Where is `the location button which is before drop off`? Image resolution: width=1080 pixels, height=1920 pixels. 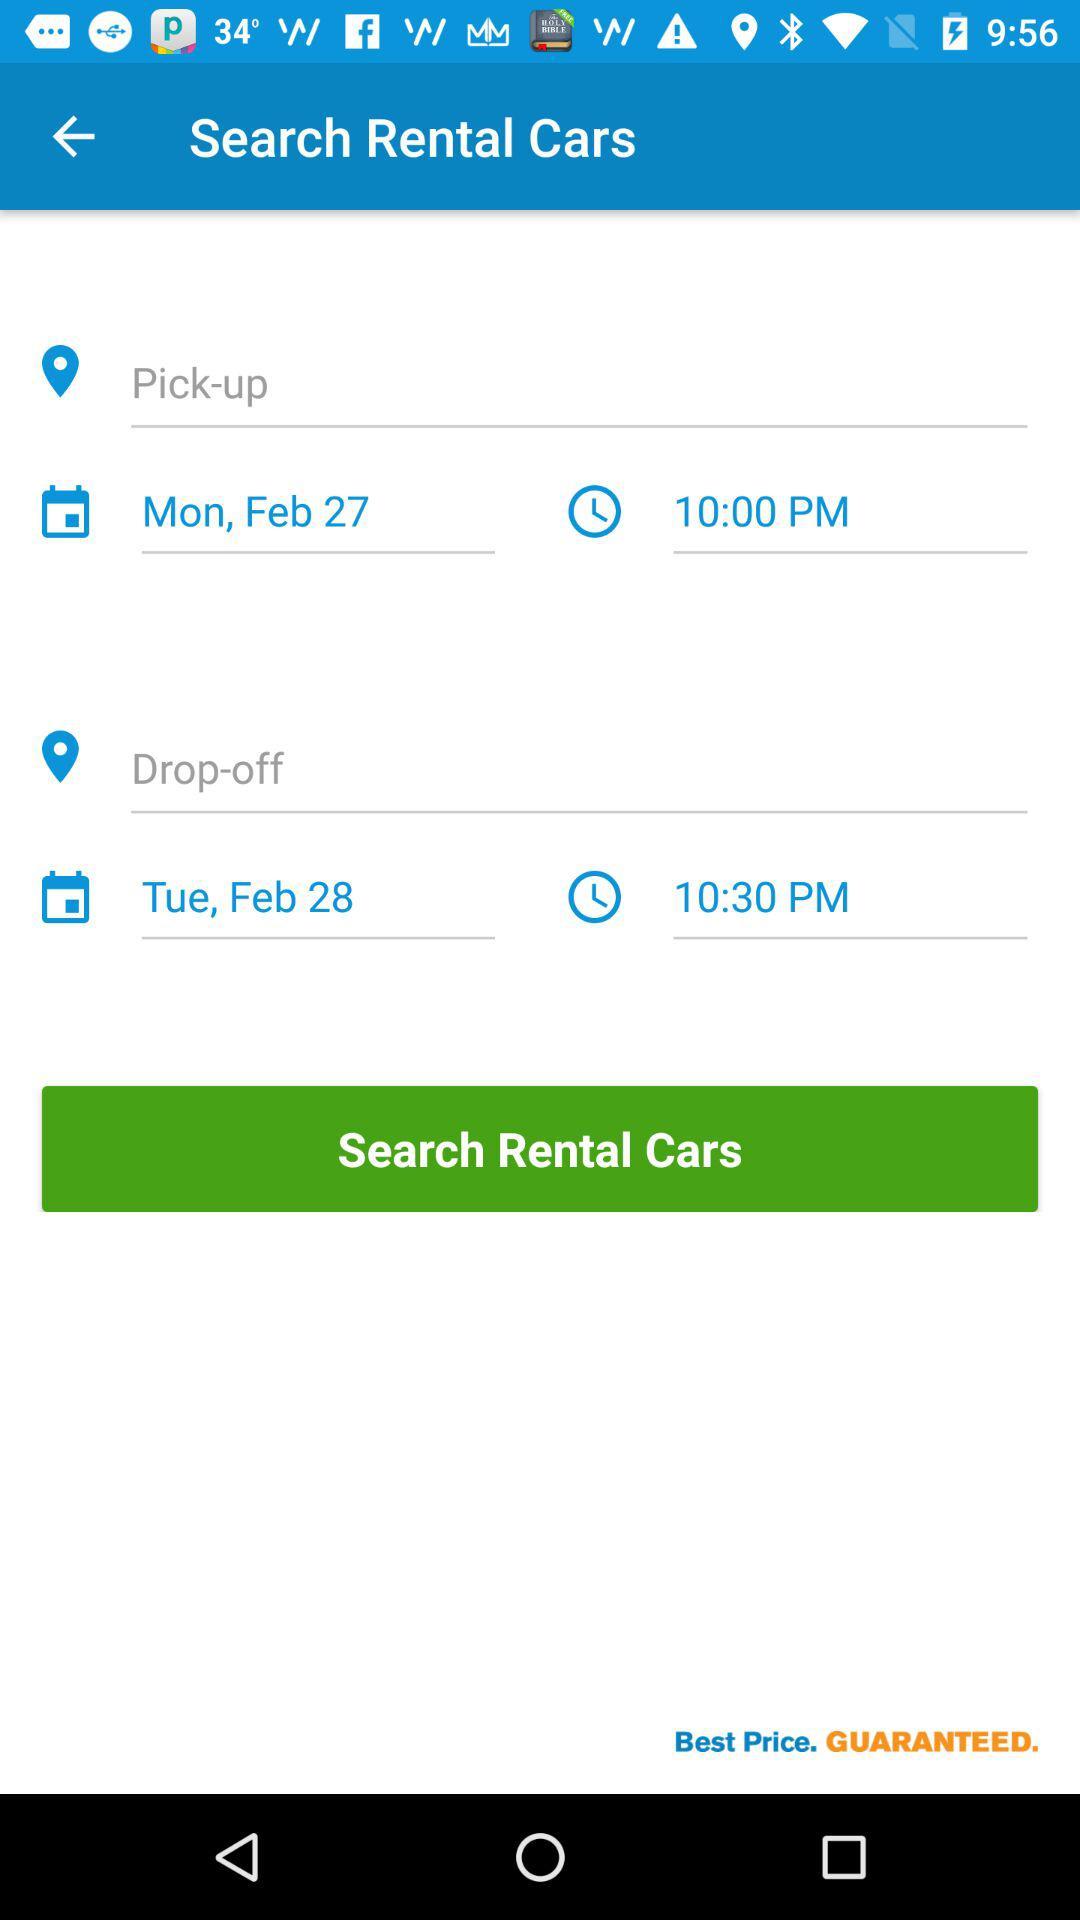 the location button which is before drop off is located at coordinates (59, 756).